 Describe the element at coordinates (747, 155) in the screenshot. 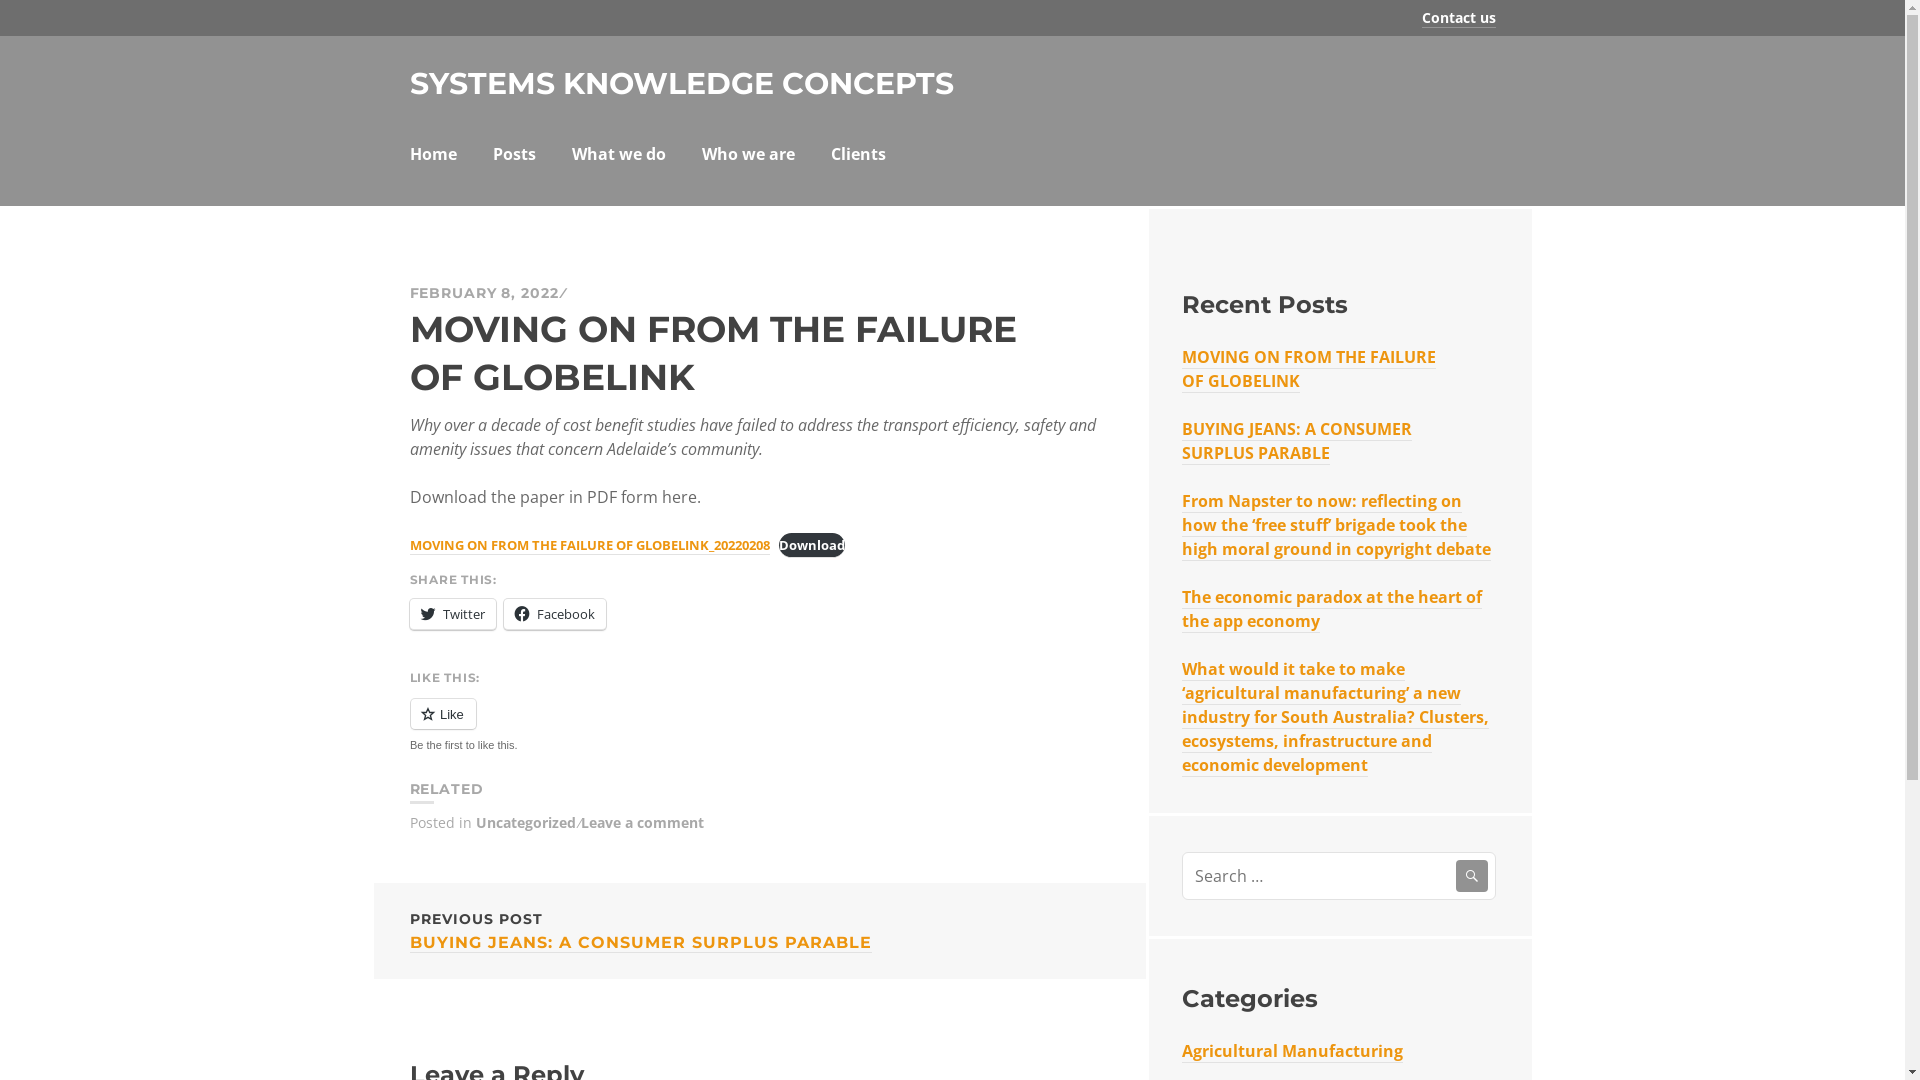

I see `'Who we are'` at that location.